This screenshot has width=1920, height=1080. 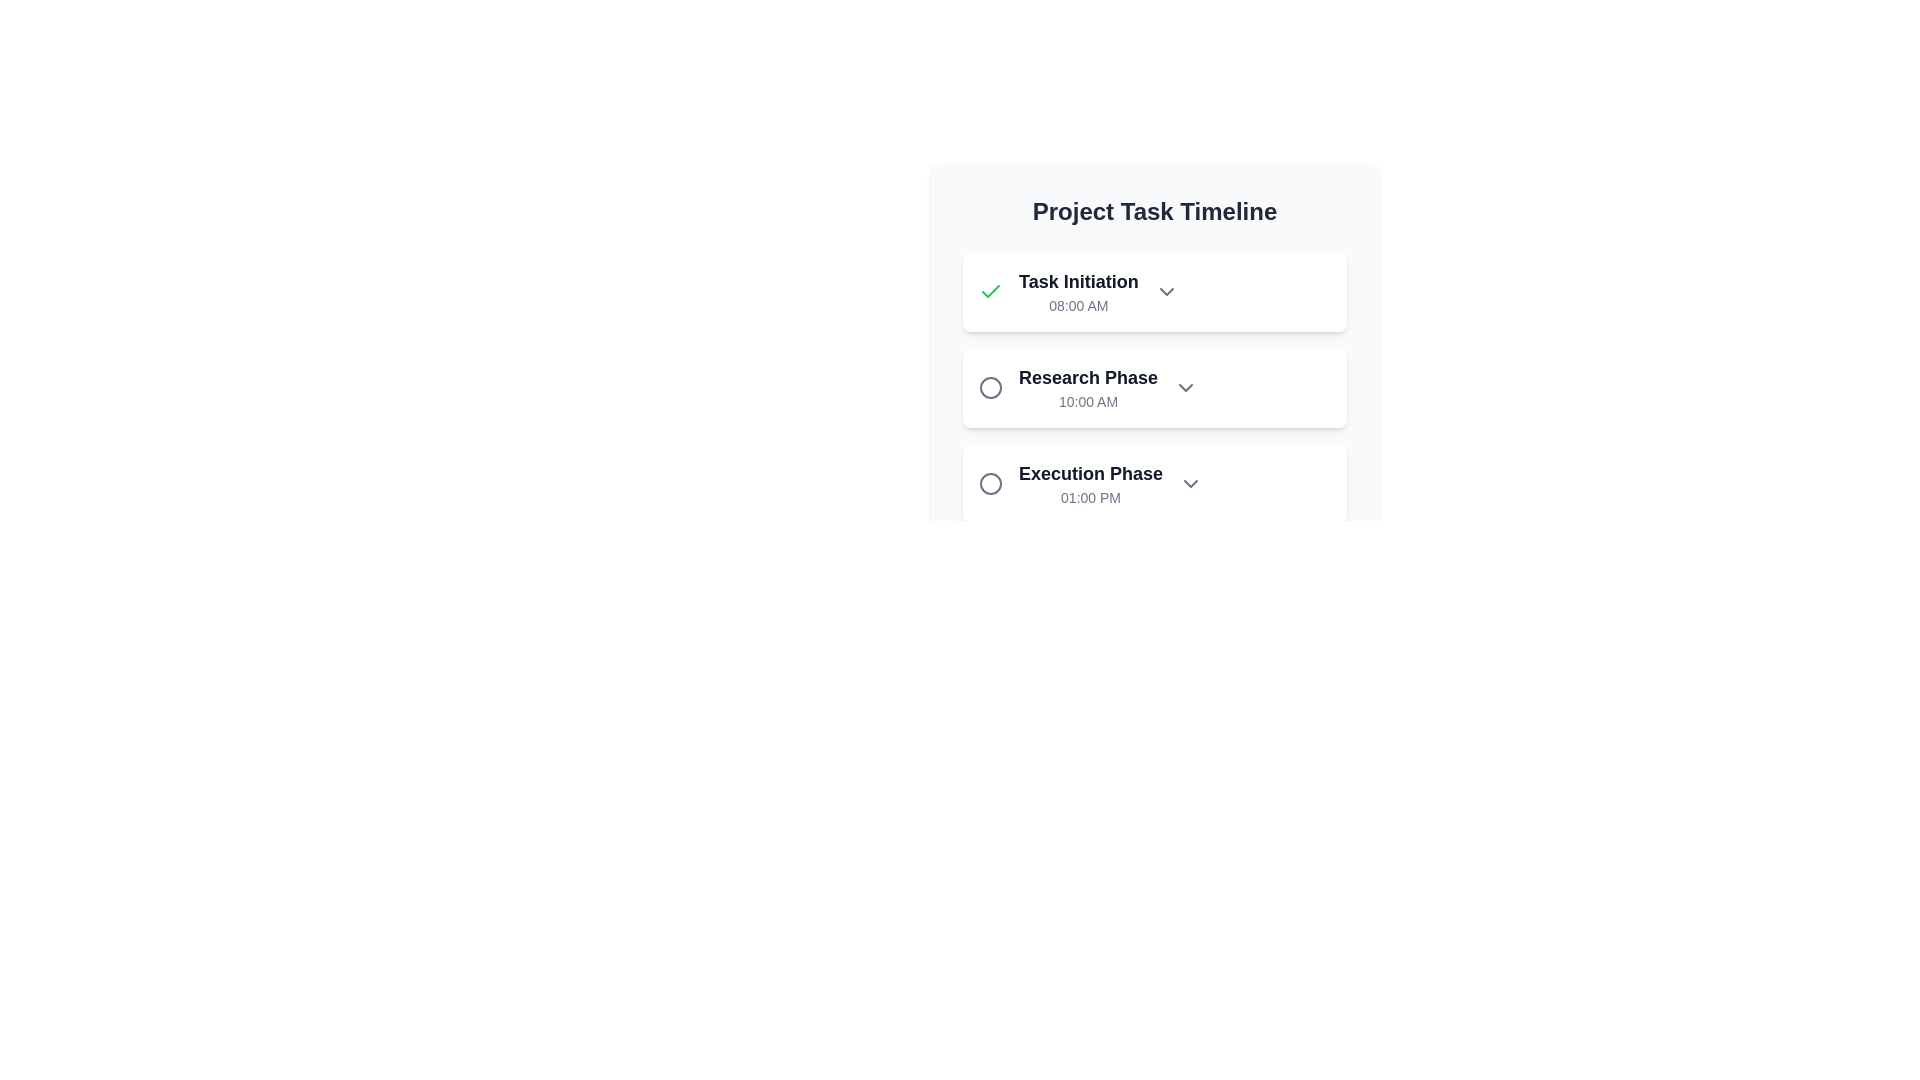 What do you see at coordinates (1155, 483) in the screenshot?
I see `the dropdown arrow of the 'Execution Phase' list item in the Project Task Timeline to expand options` at bounding box center [1155, 483].